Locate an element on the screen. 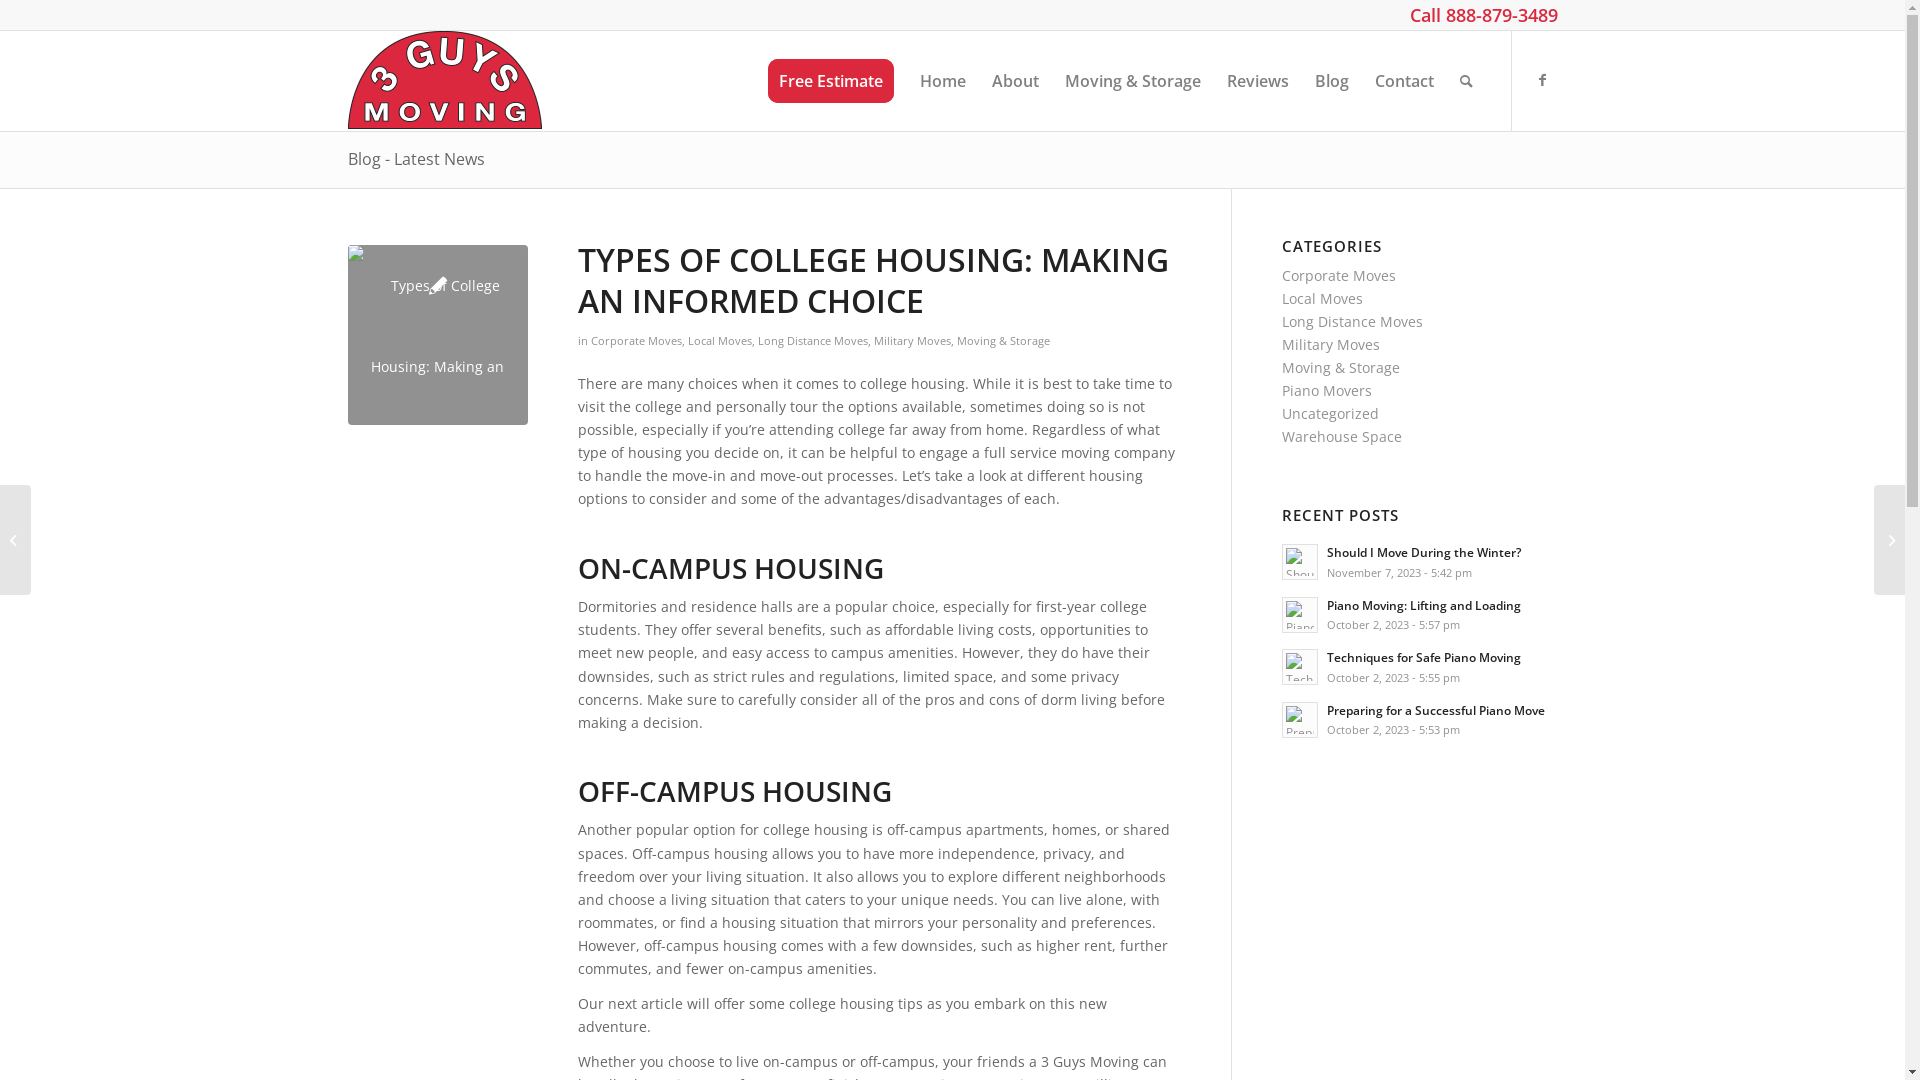 This screenshot has width=1920, height=1080. 'Piano Moving: Lifting and Loading 3' is located at coordinates (1300, 613).